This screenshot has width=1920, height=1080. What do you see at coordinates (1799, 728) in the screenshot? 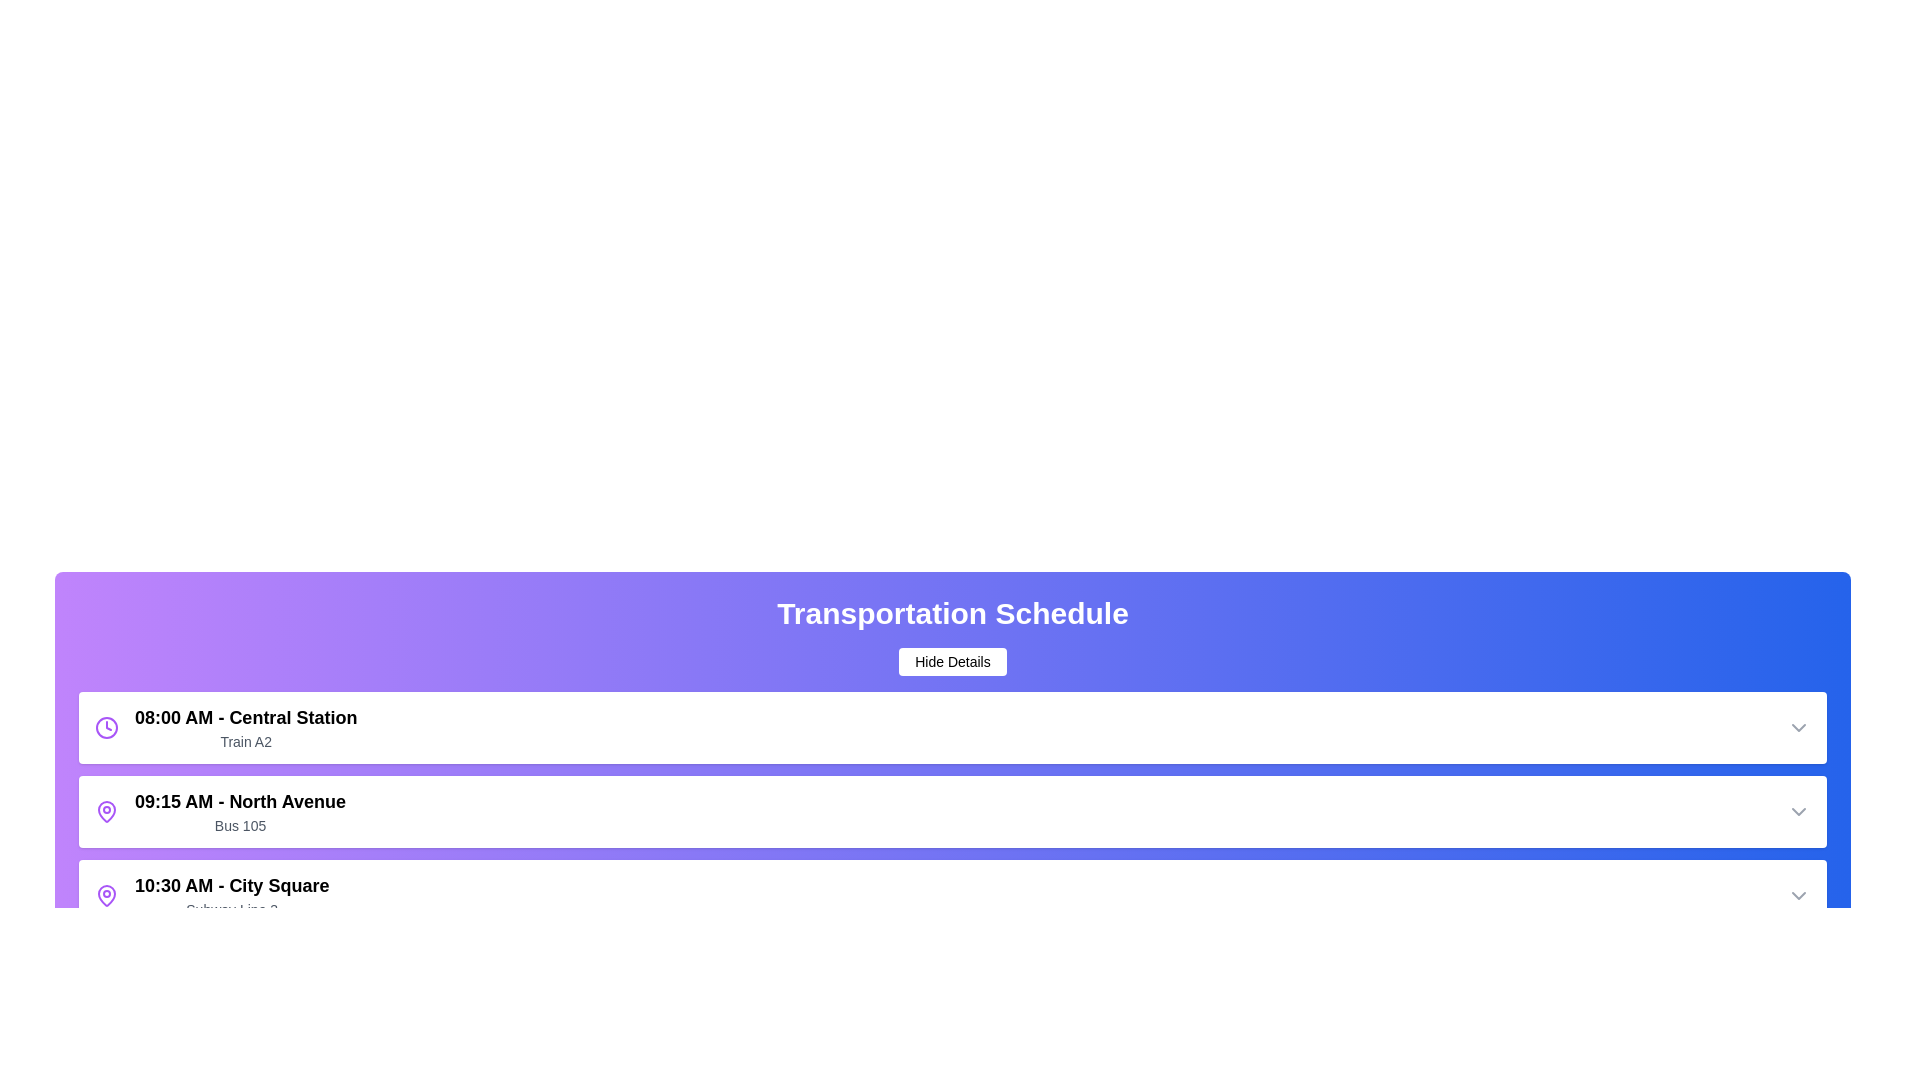
I see `the dropdown arrow of the schedule item corresponding to 08:00 AM - Central Station` at bounding box center [1799, 728].